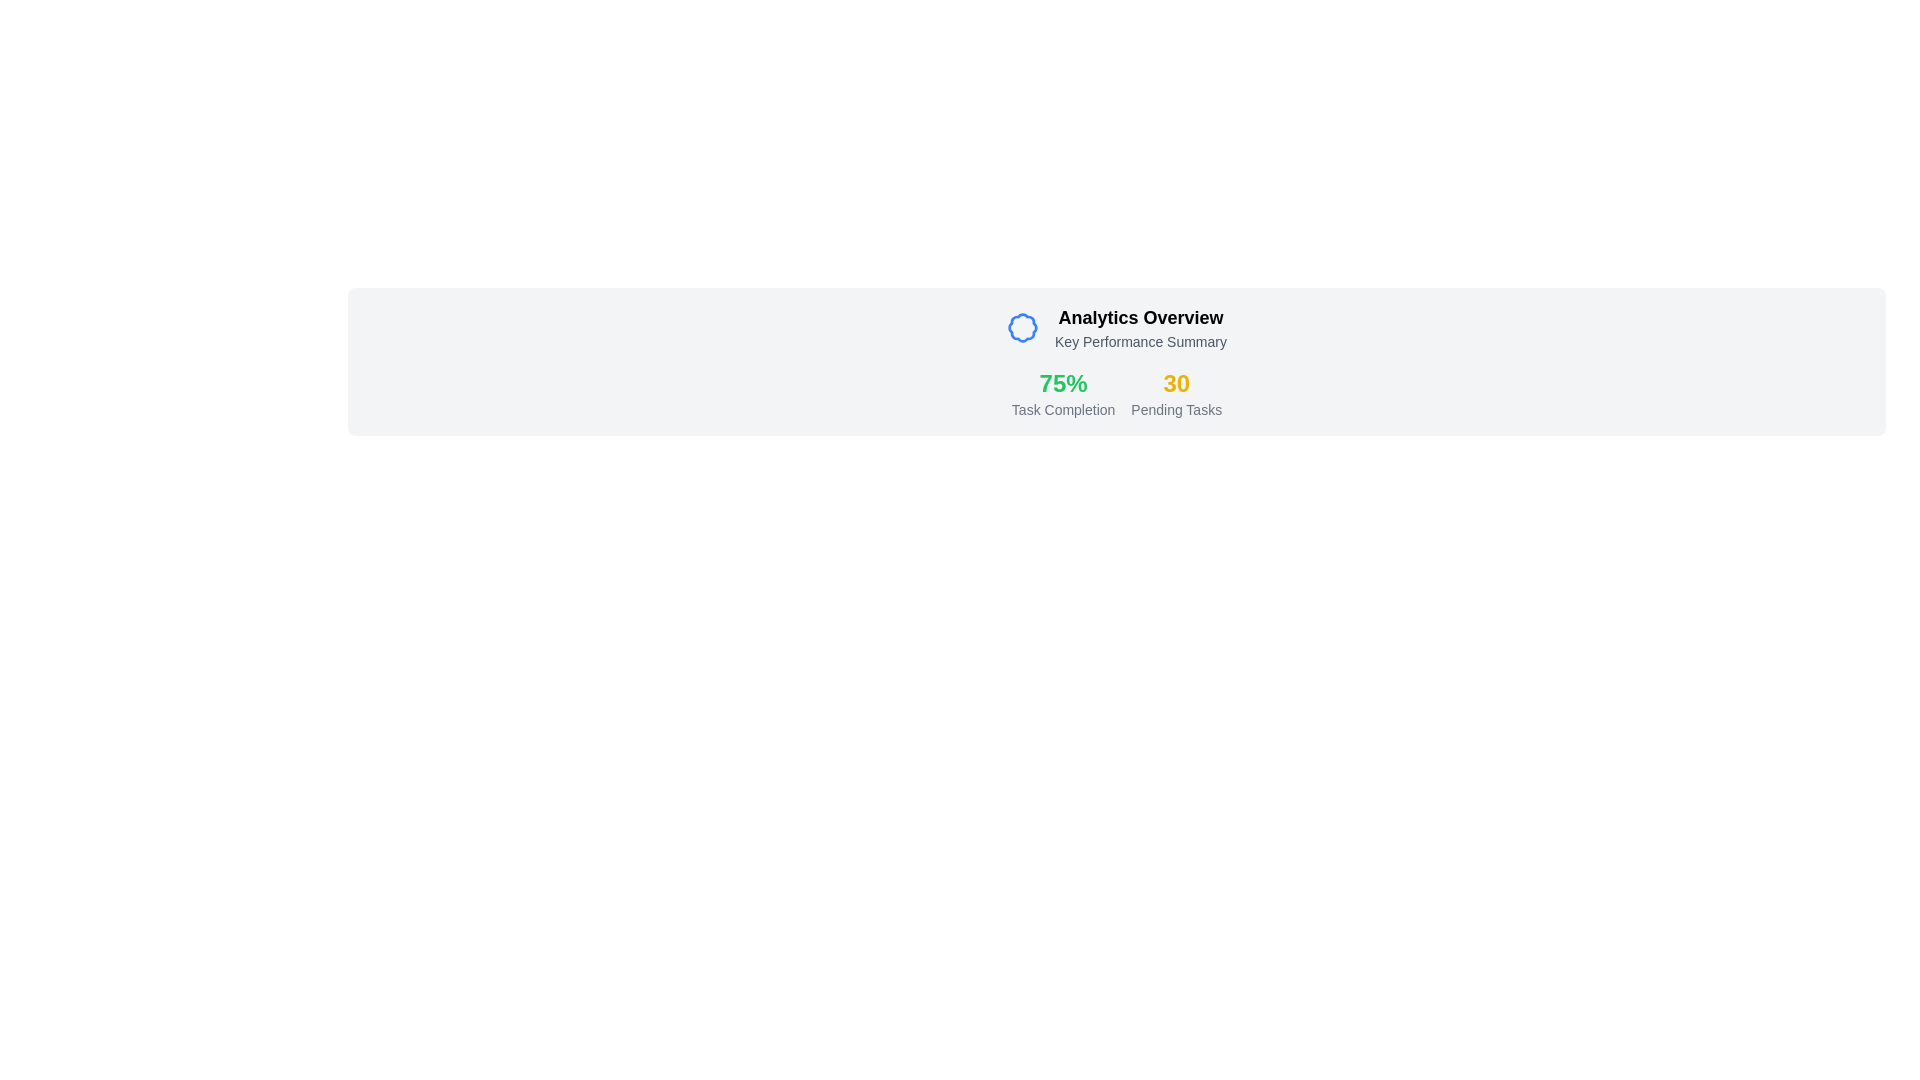 Image resolution: width=1920 pixels, height=1080 pixels. Describe the element at coordinates (1141, 341) in the screenshot. I see `the text label 'Key Performance Summary' that is styled in small gray font, located under the 'Analytics Overview' headline` at that location.